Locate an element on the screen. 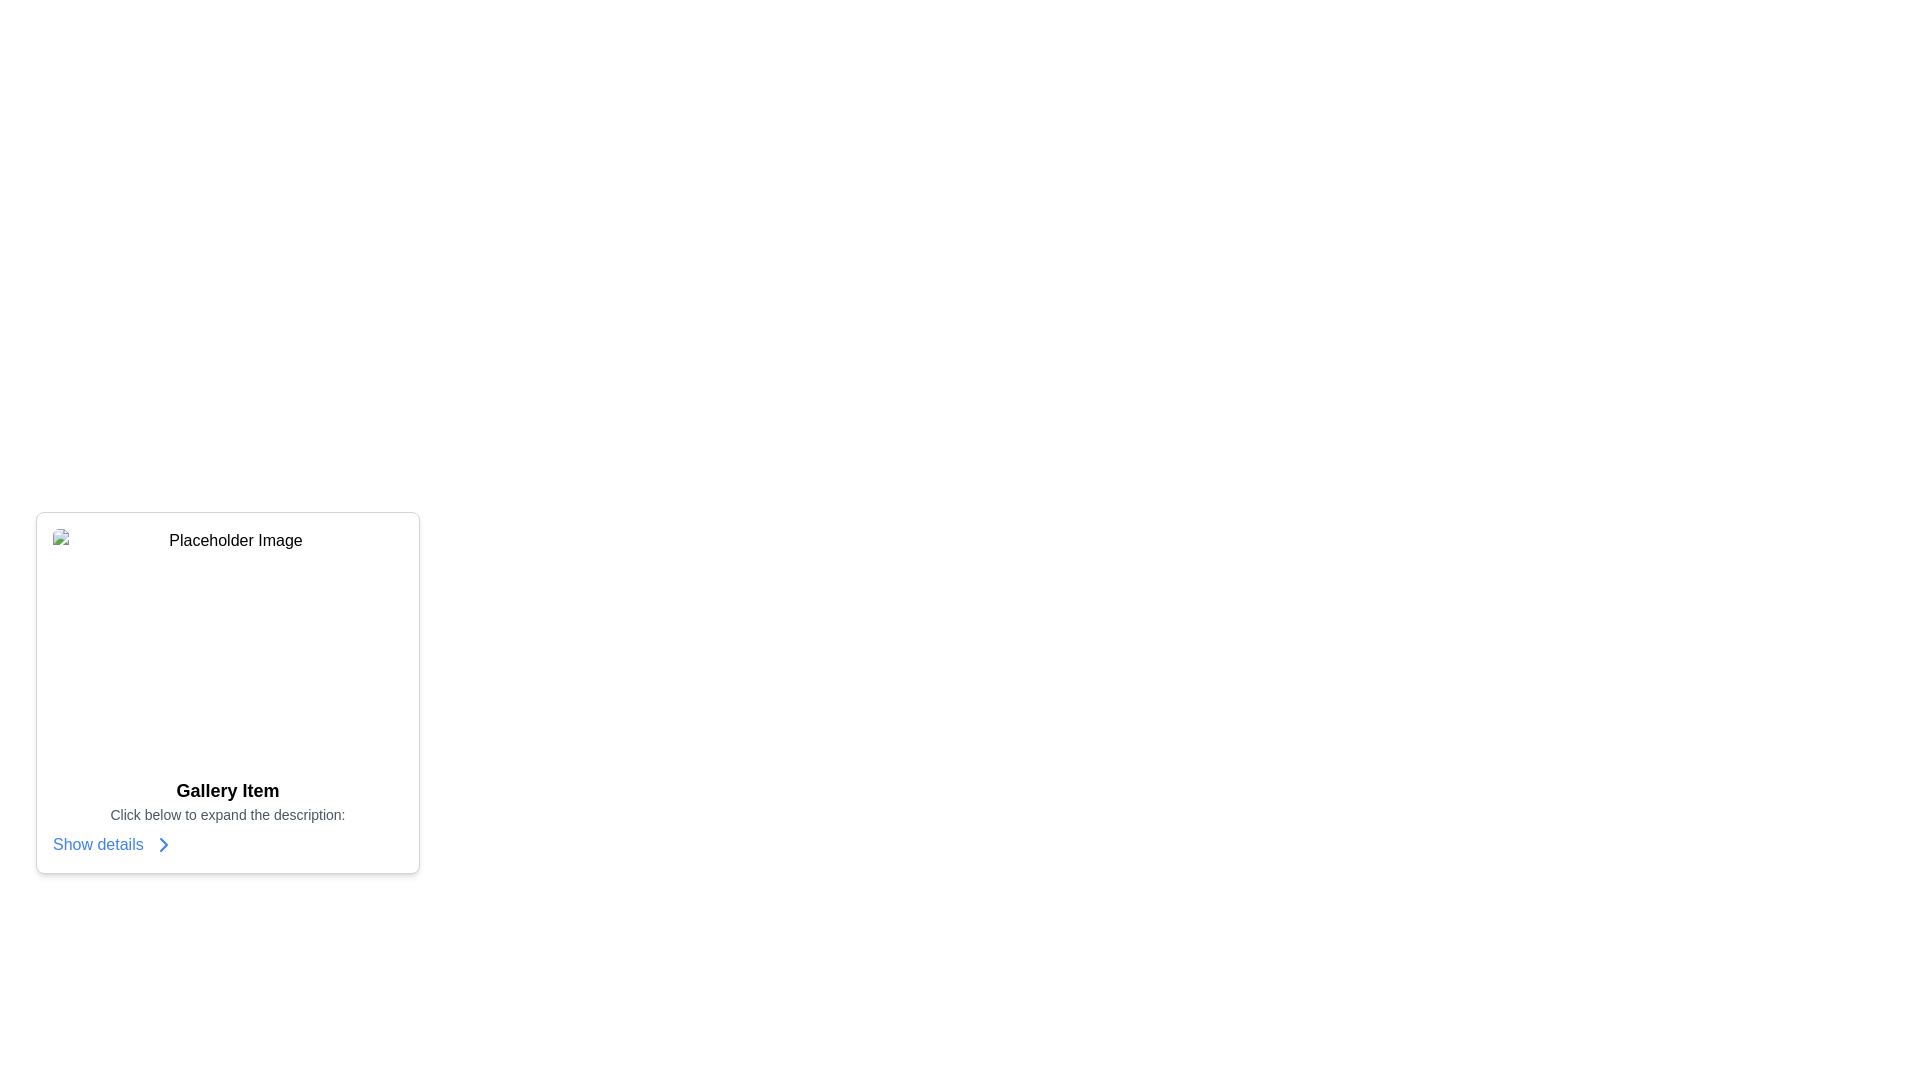 The width and height of the screenshot is (1920, 1080). the interactive text link with an icon located at the bottom of the card component, below the description text 'Click below is located at coordinates (113, 844).